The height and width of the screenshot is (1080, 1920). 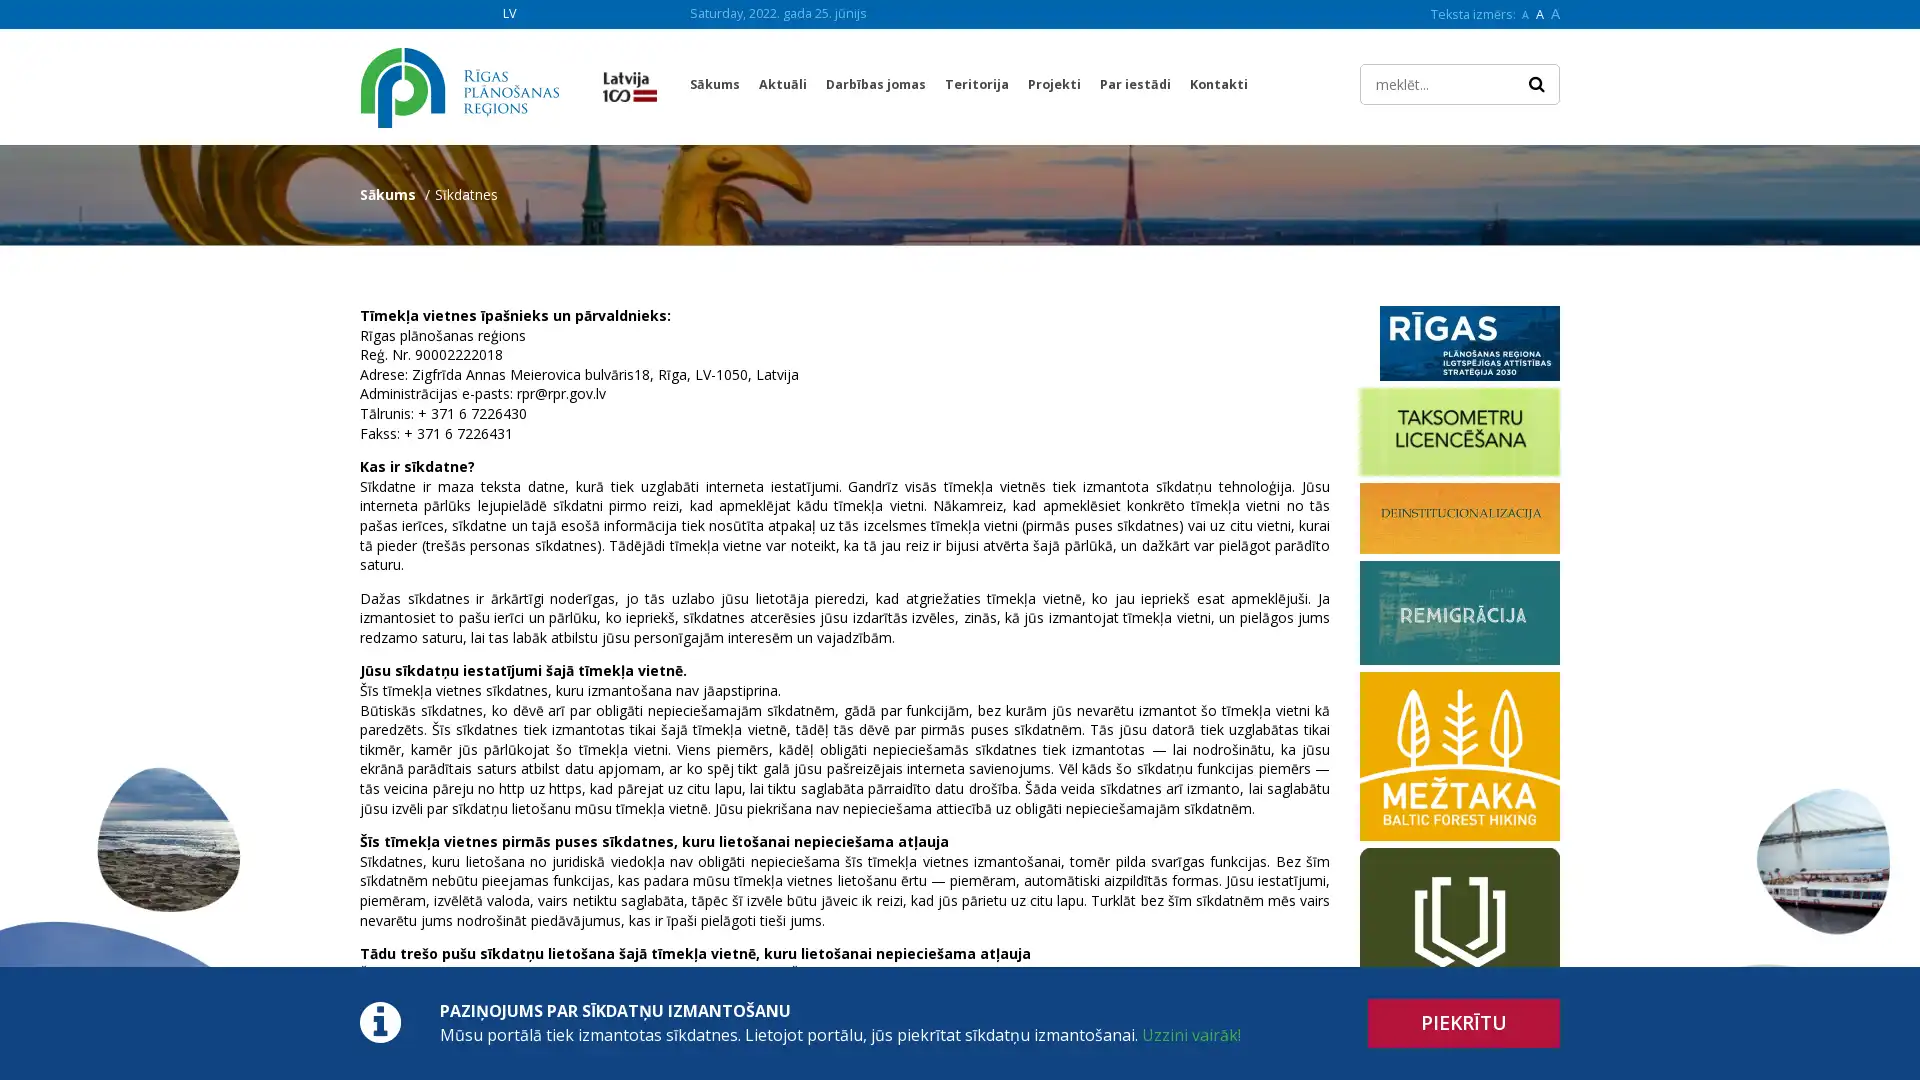 What do you see at coordinates (1464, 1023) in the screenshot?
I see `PIEKRITU` at bounding box center [1464, 1023].